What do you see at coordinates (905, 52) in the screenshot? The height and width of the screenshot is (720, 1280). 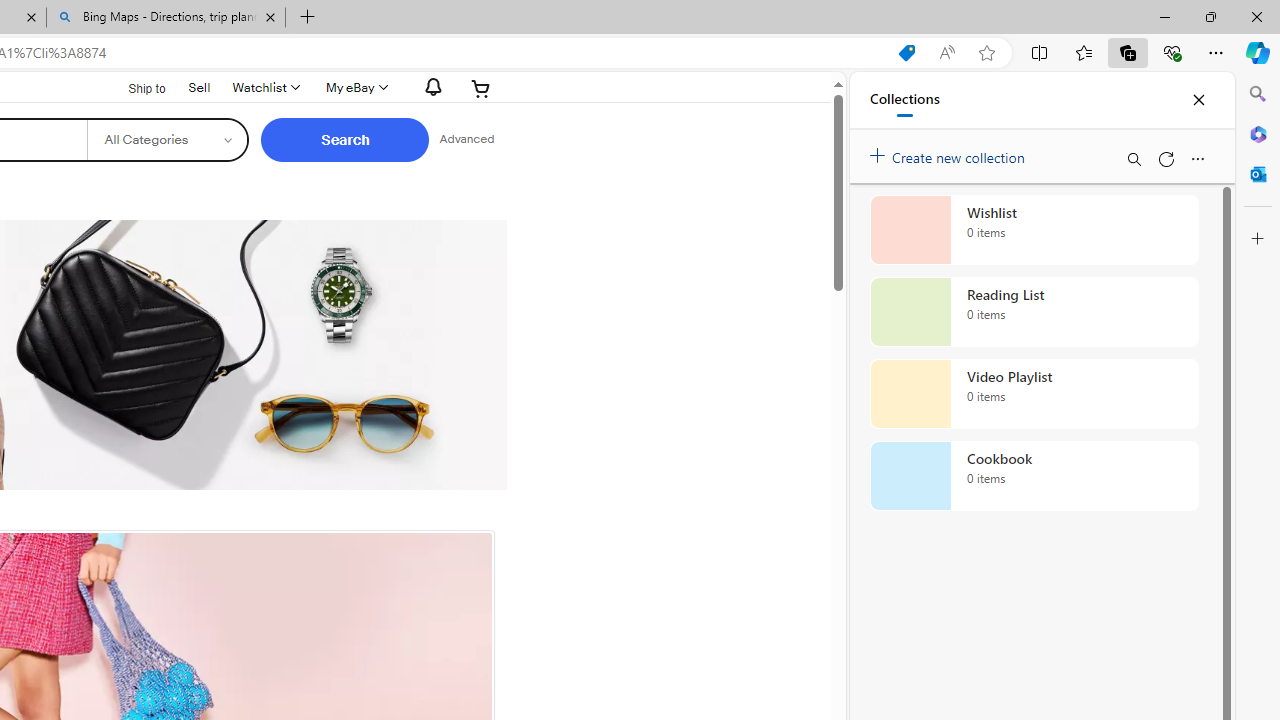 I see `'You have the best price!'` at bounding box center [905, 52].